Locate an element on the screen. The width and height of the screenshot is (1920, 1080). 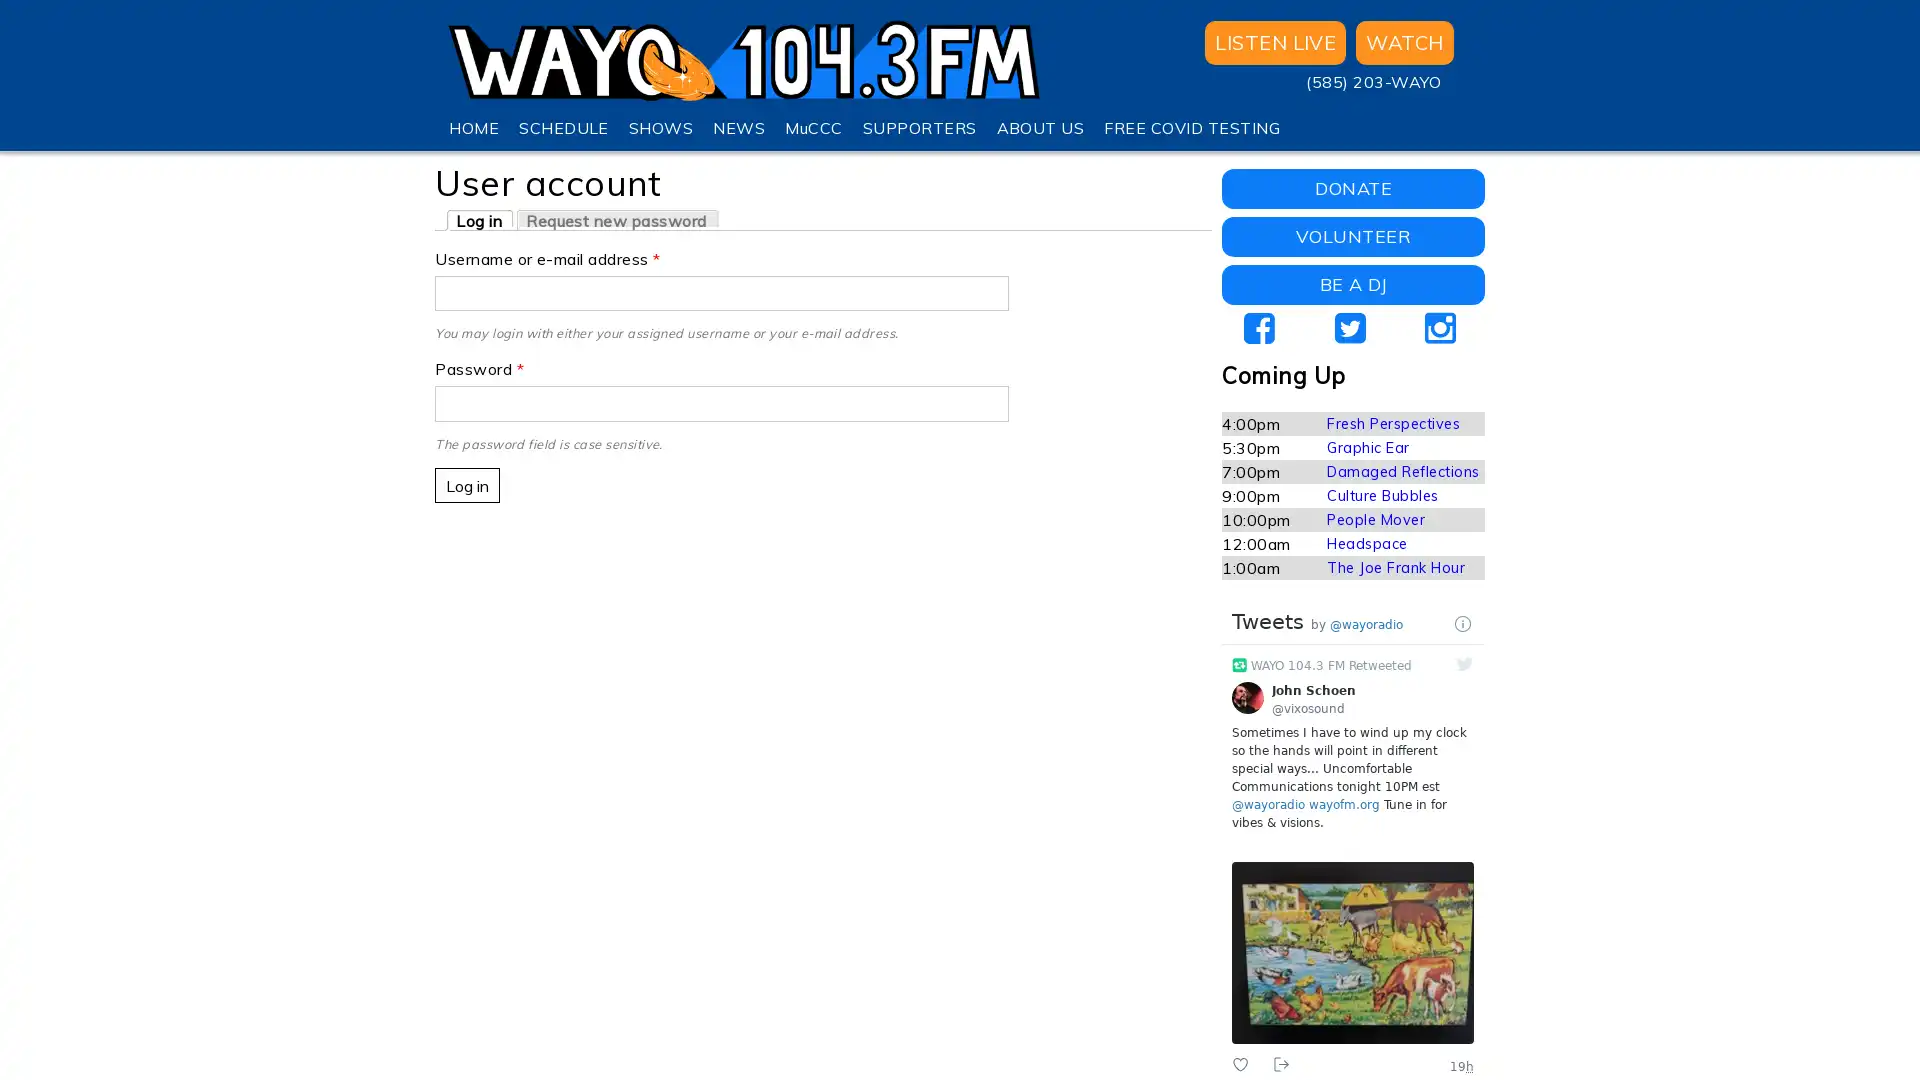
Log in is located at coordinates (466, 485).